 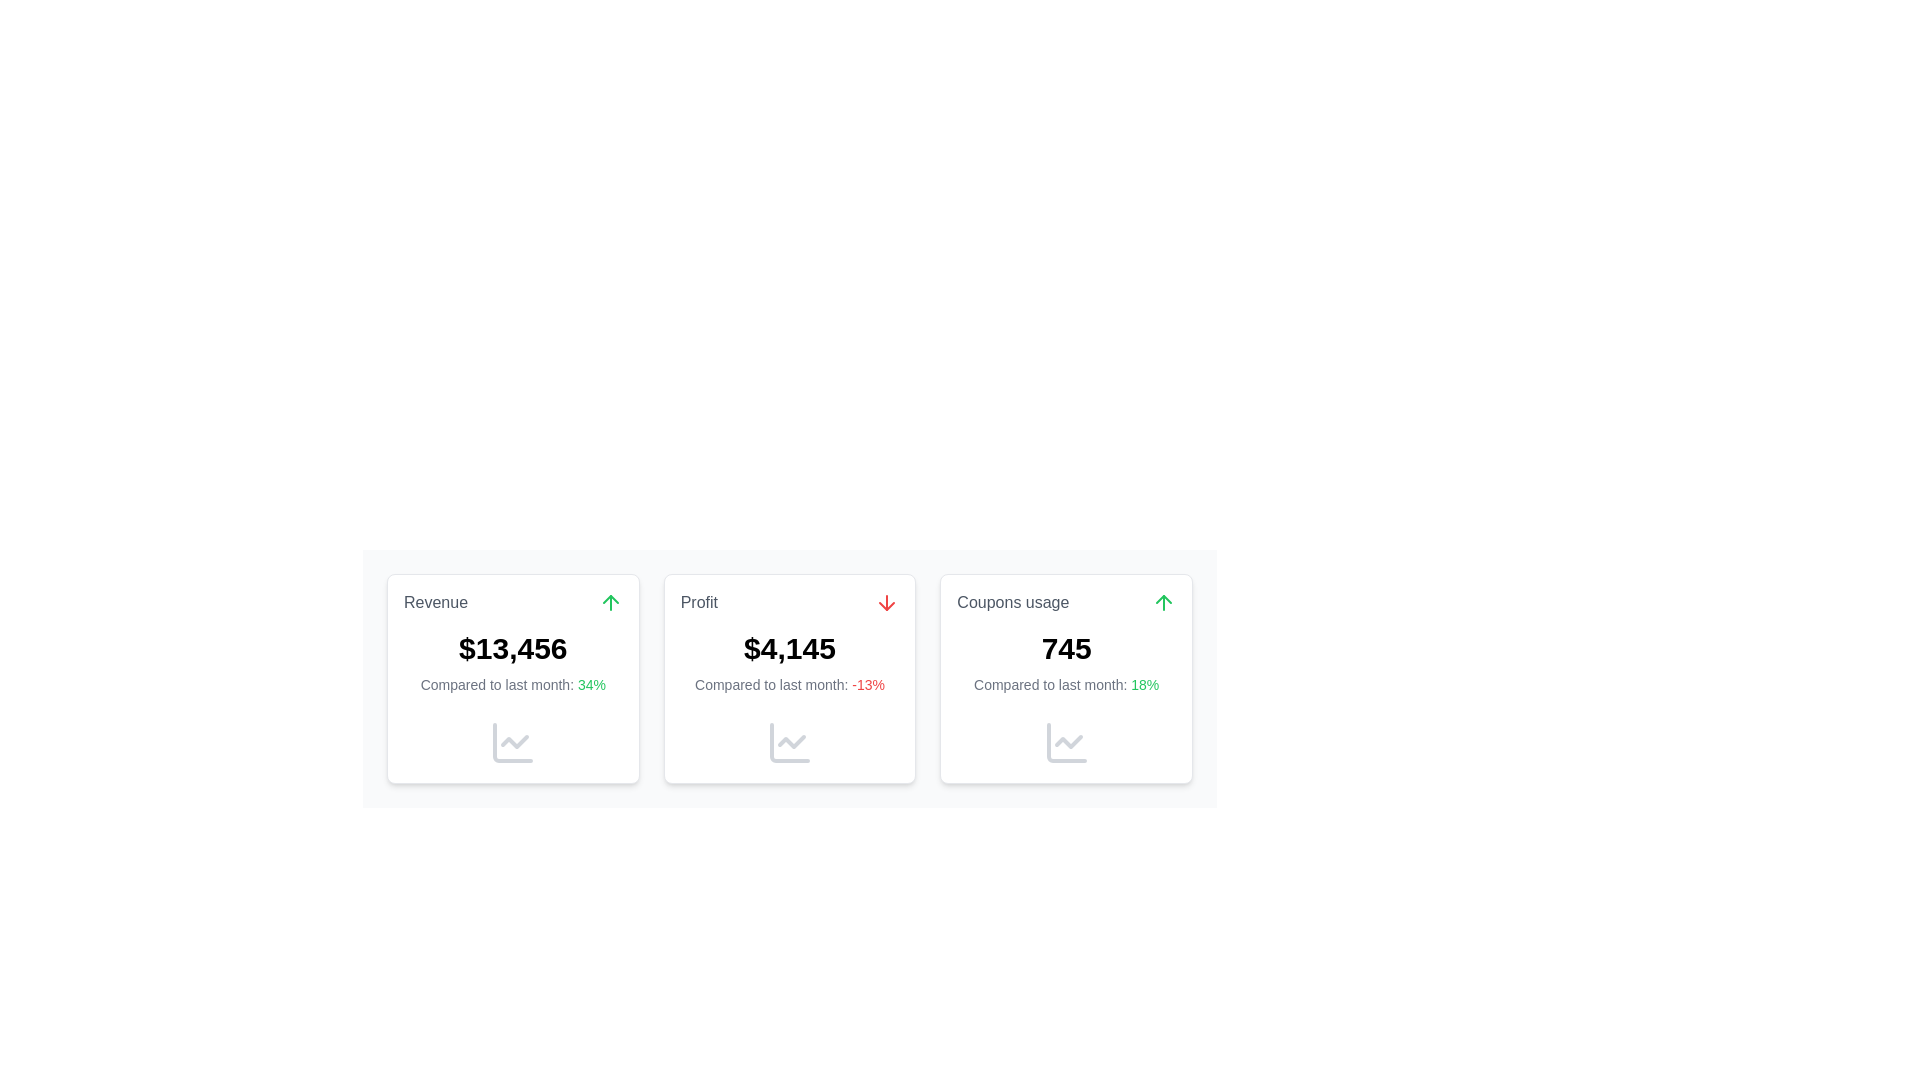 I want to click on the Text label that indicates coupon usage, located in the top section of the rightmost card in a three-card layout, directly above the numerical value and to the left of the upward arrow icon, so click(x=1013, y=601).